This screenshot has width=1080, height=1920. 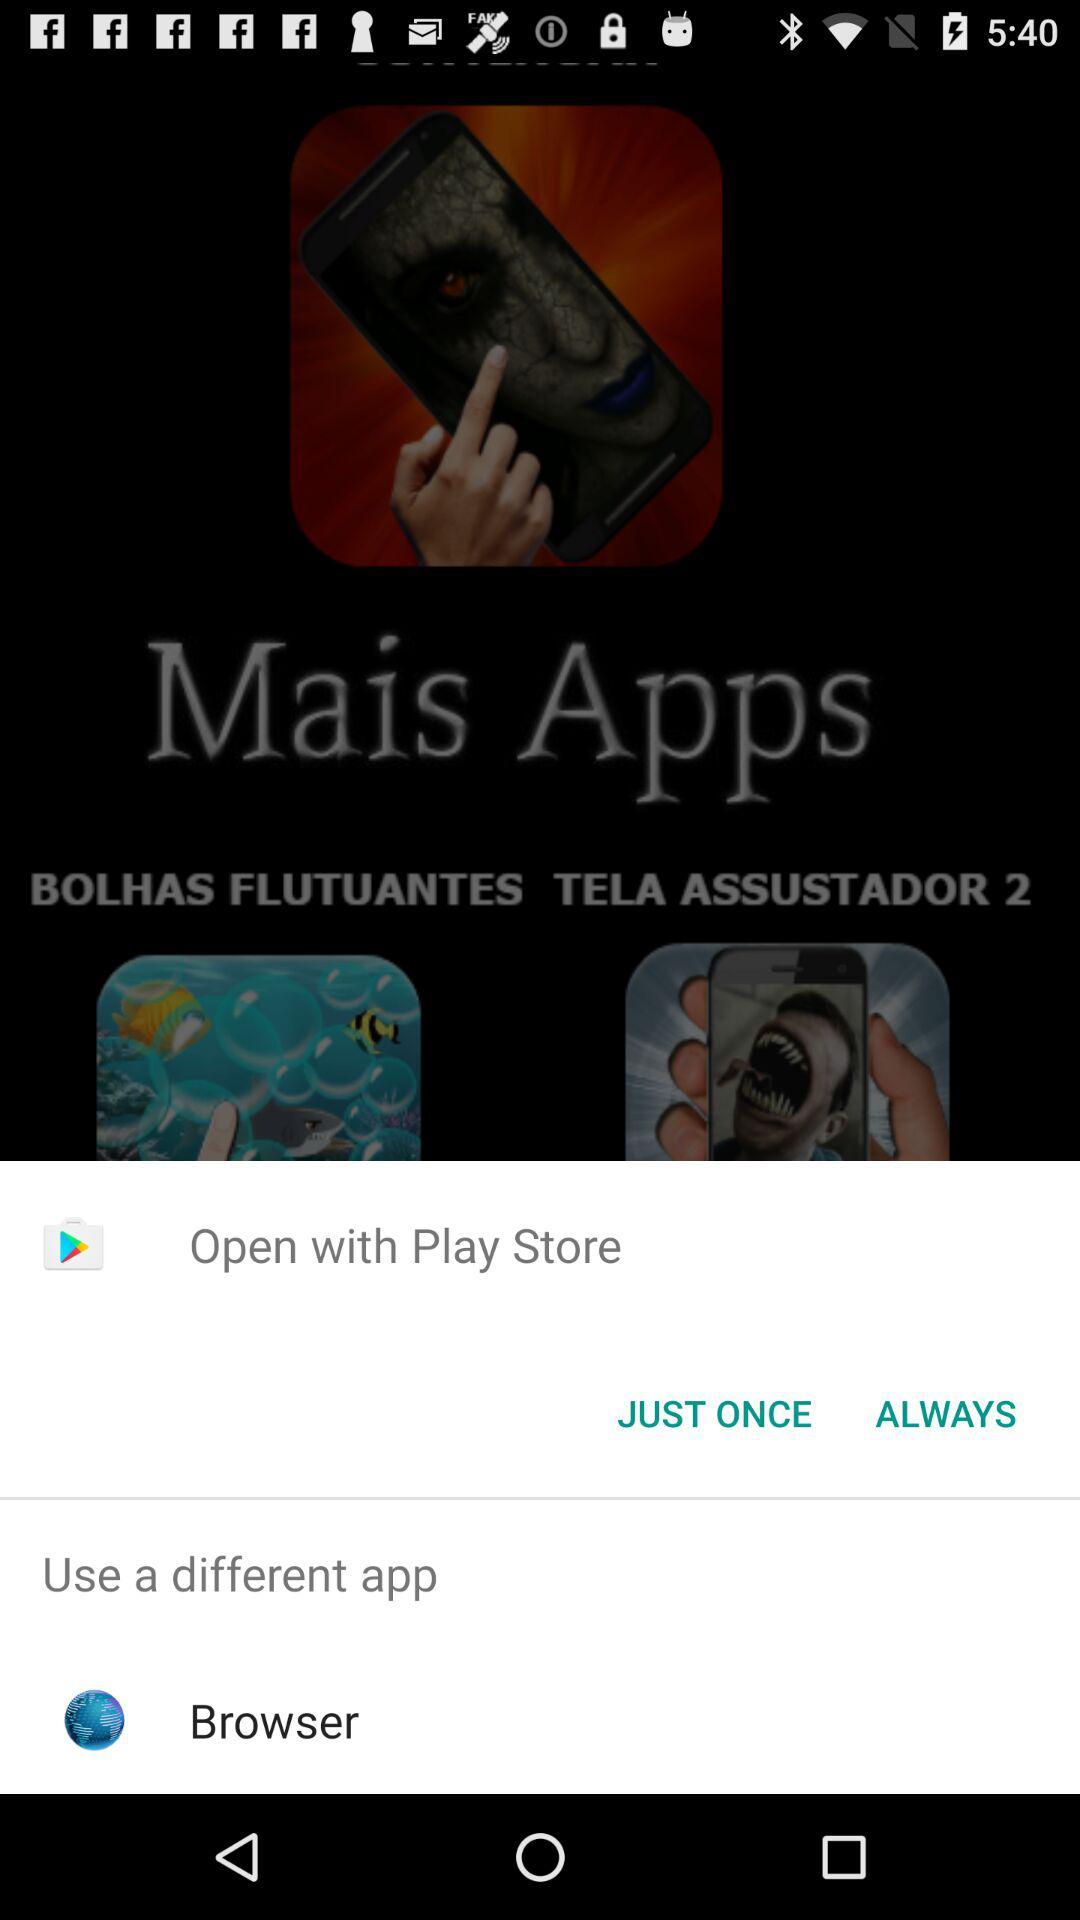 What do you see at coordinates (945, 1411) in the screenshot?
I see `icon next to the just once button` at bounding box center [945, 1411].